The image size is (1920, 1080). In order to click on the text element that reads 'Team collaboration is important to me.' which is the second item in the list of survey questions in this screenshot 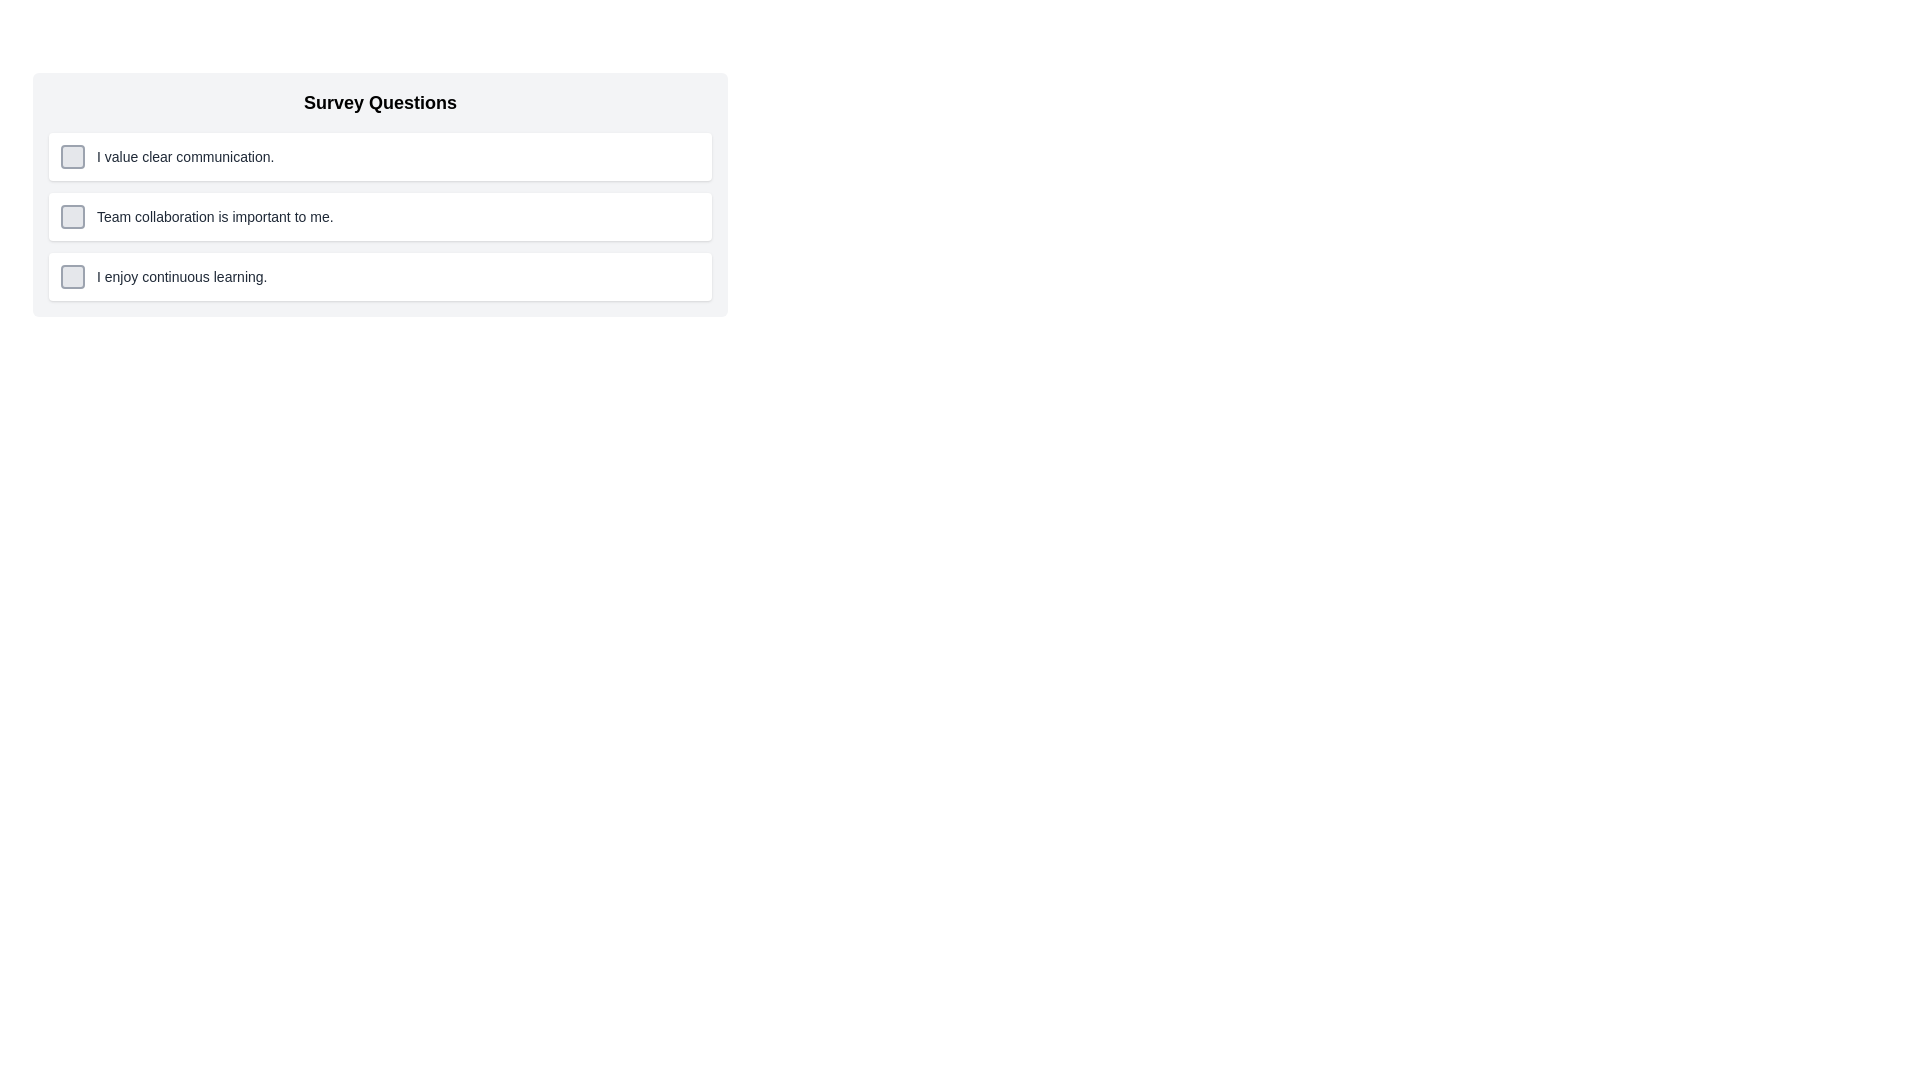, I will do `click(215, 216)`.